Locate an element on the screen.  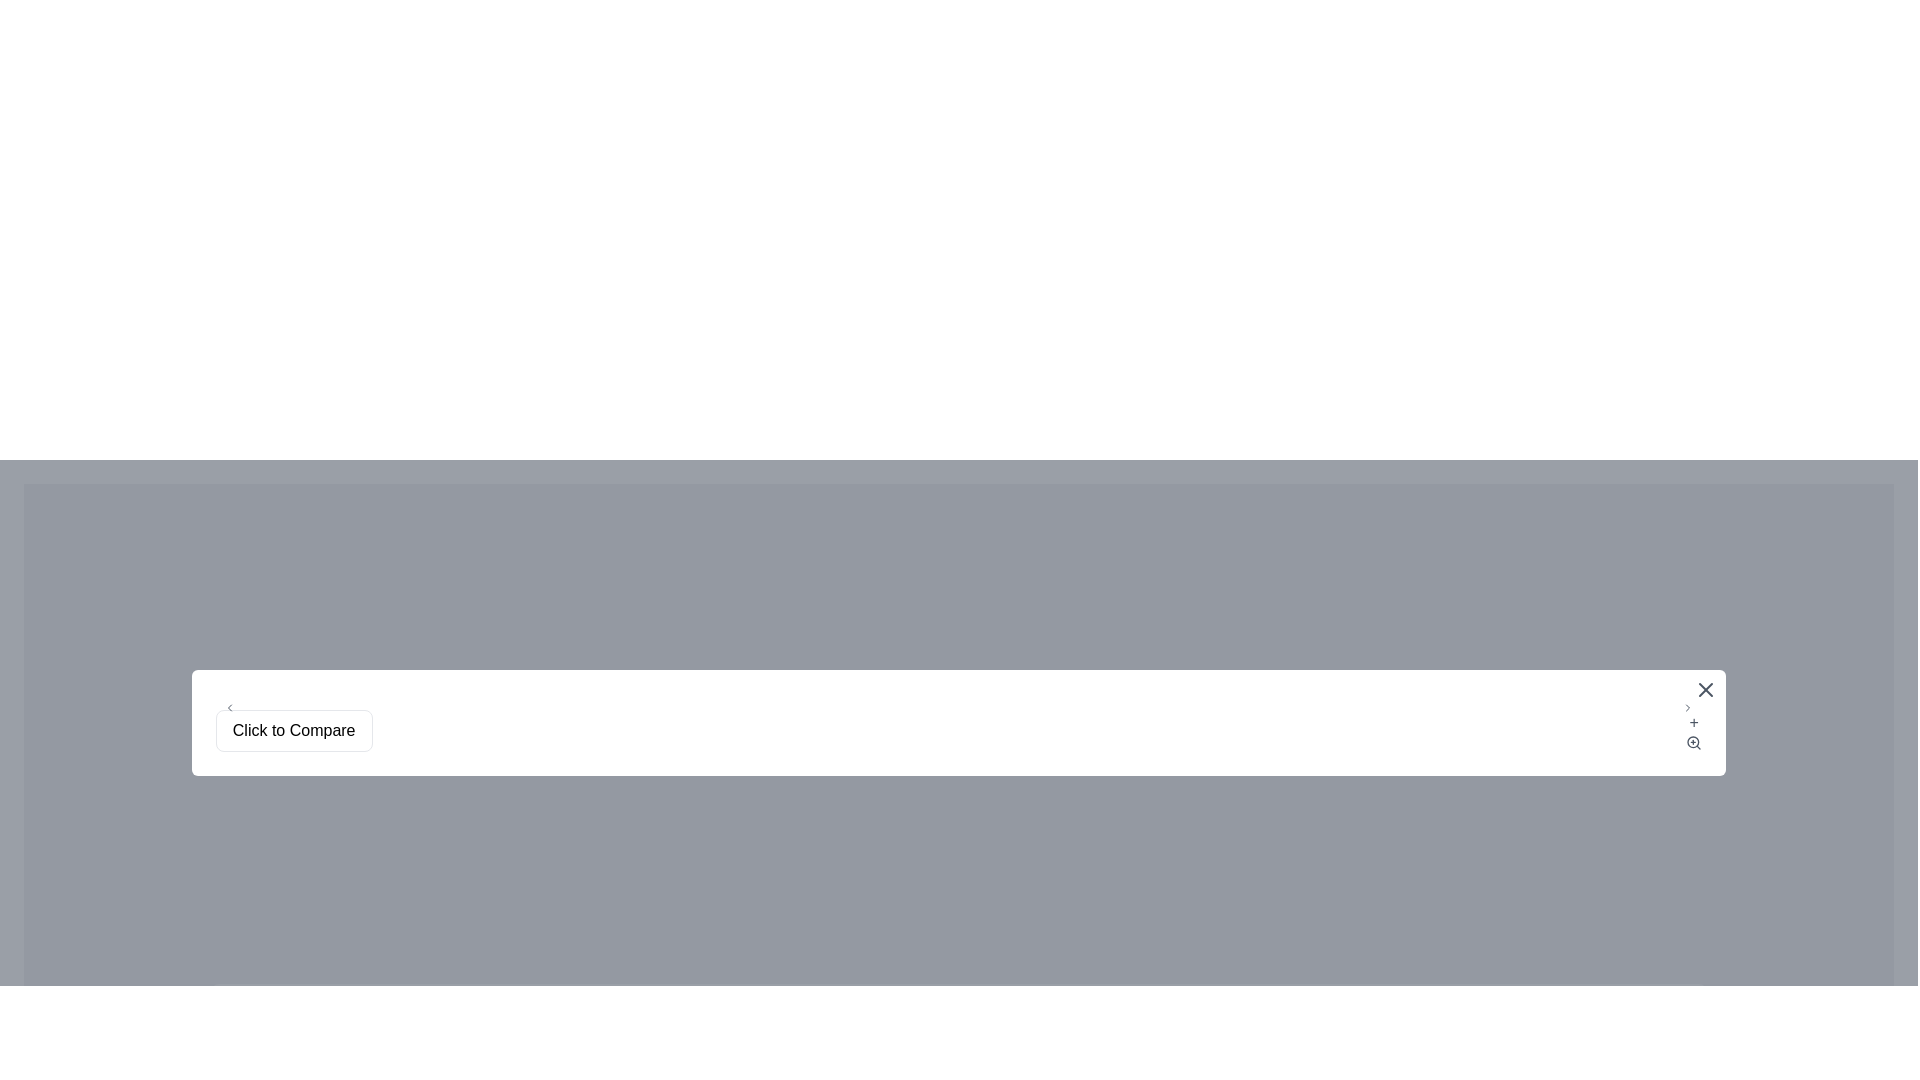
the circular '+' icon within the magnifying glass graphic located at the top-right corner of the interactive panel is located at coordinates (1692, 742).